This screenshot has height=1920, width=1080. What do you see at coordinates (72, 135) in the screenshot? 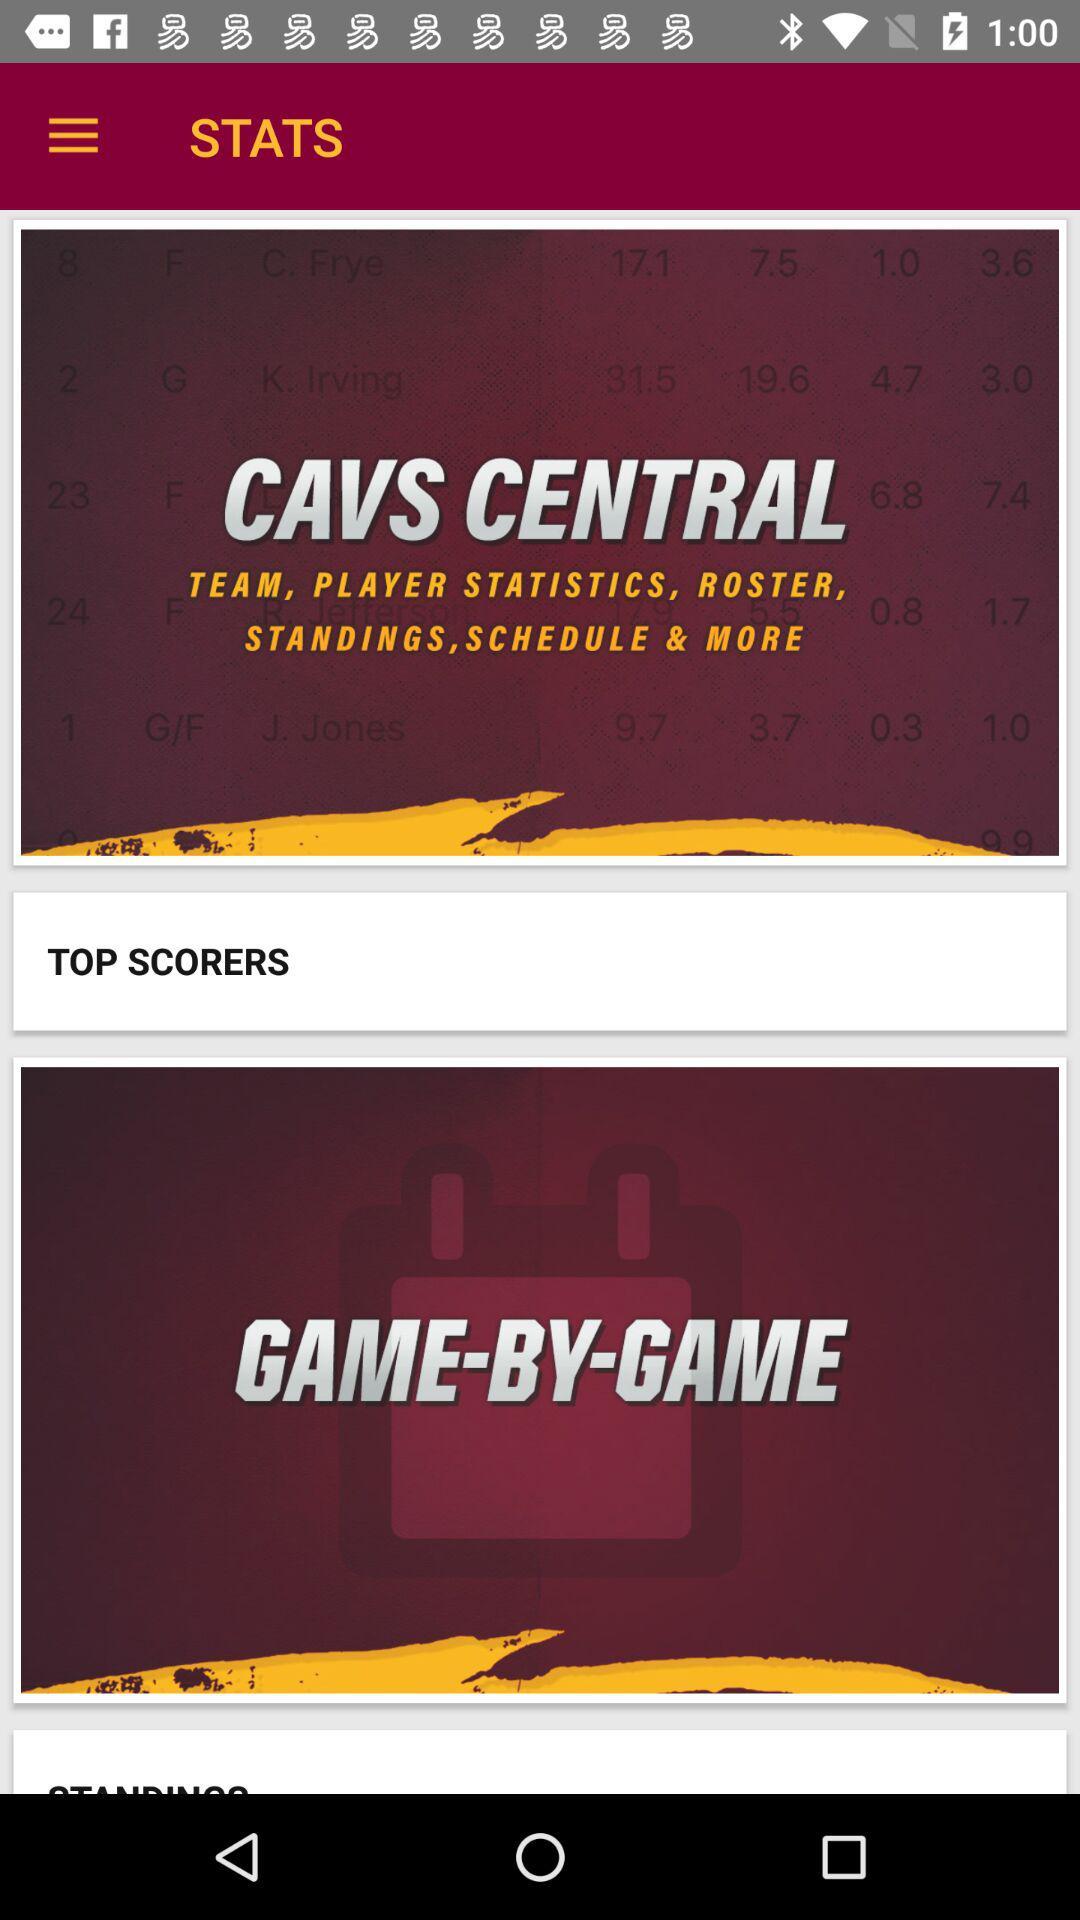
I see `icon next to the stats item` at bounding box center [72, 135].